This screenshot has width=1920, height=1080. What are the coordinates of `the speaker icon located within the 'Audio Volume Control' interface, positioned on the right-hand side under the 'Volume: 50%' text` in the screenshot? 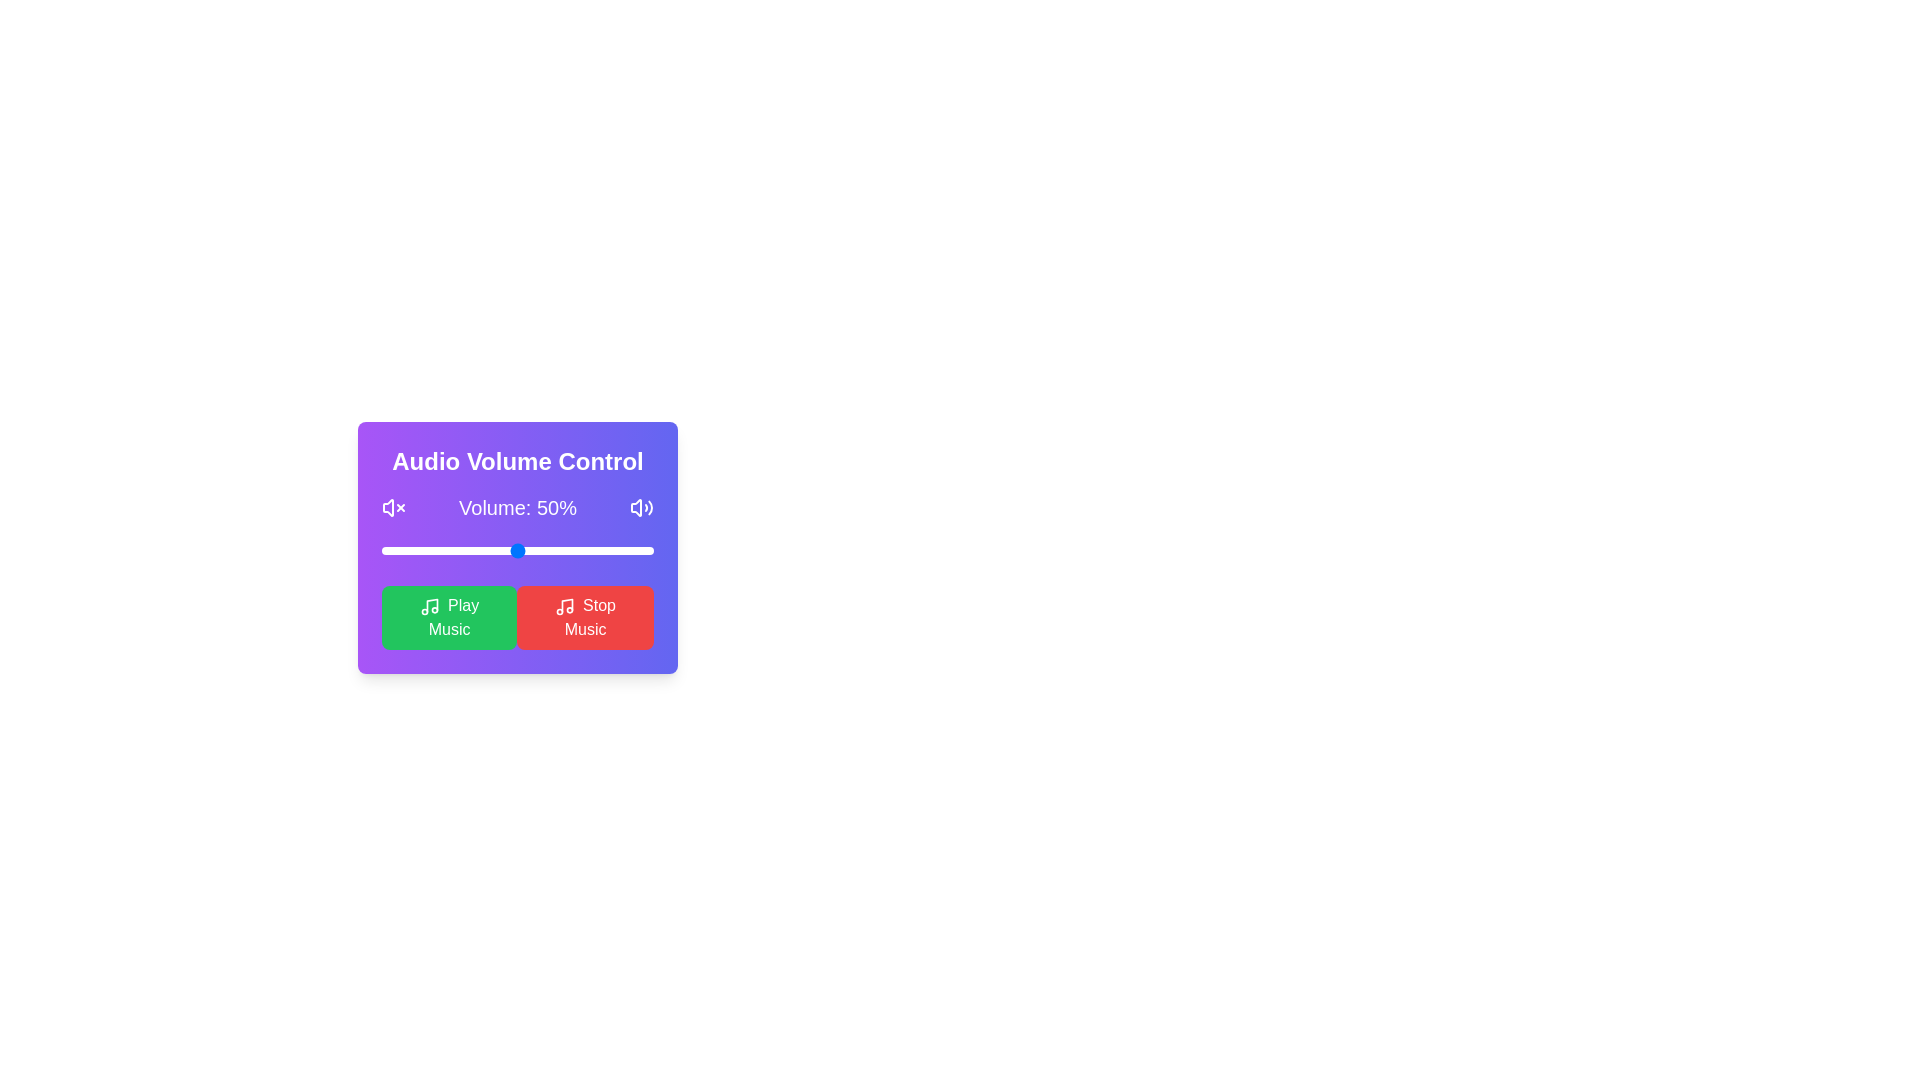 It's located at (635, 507).